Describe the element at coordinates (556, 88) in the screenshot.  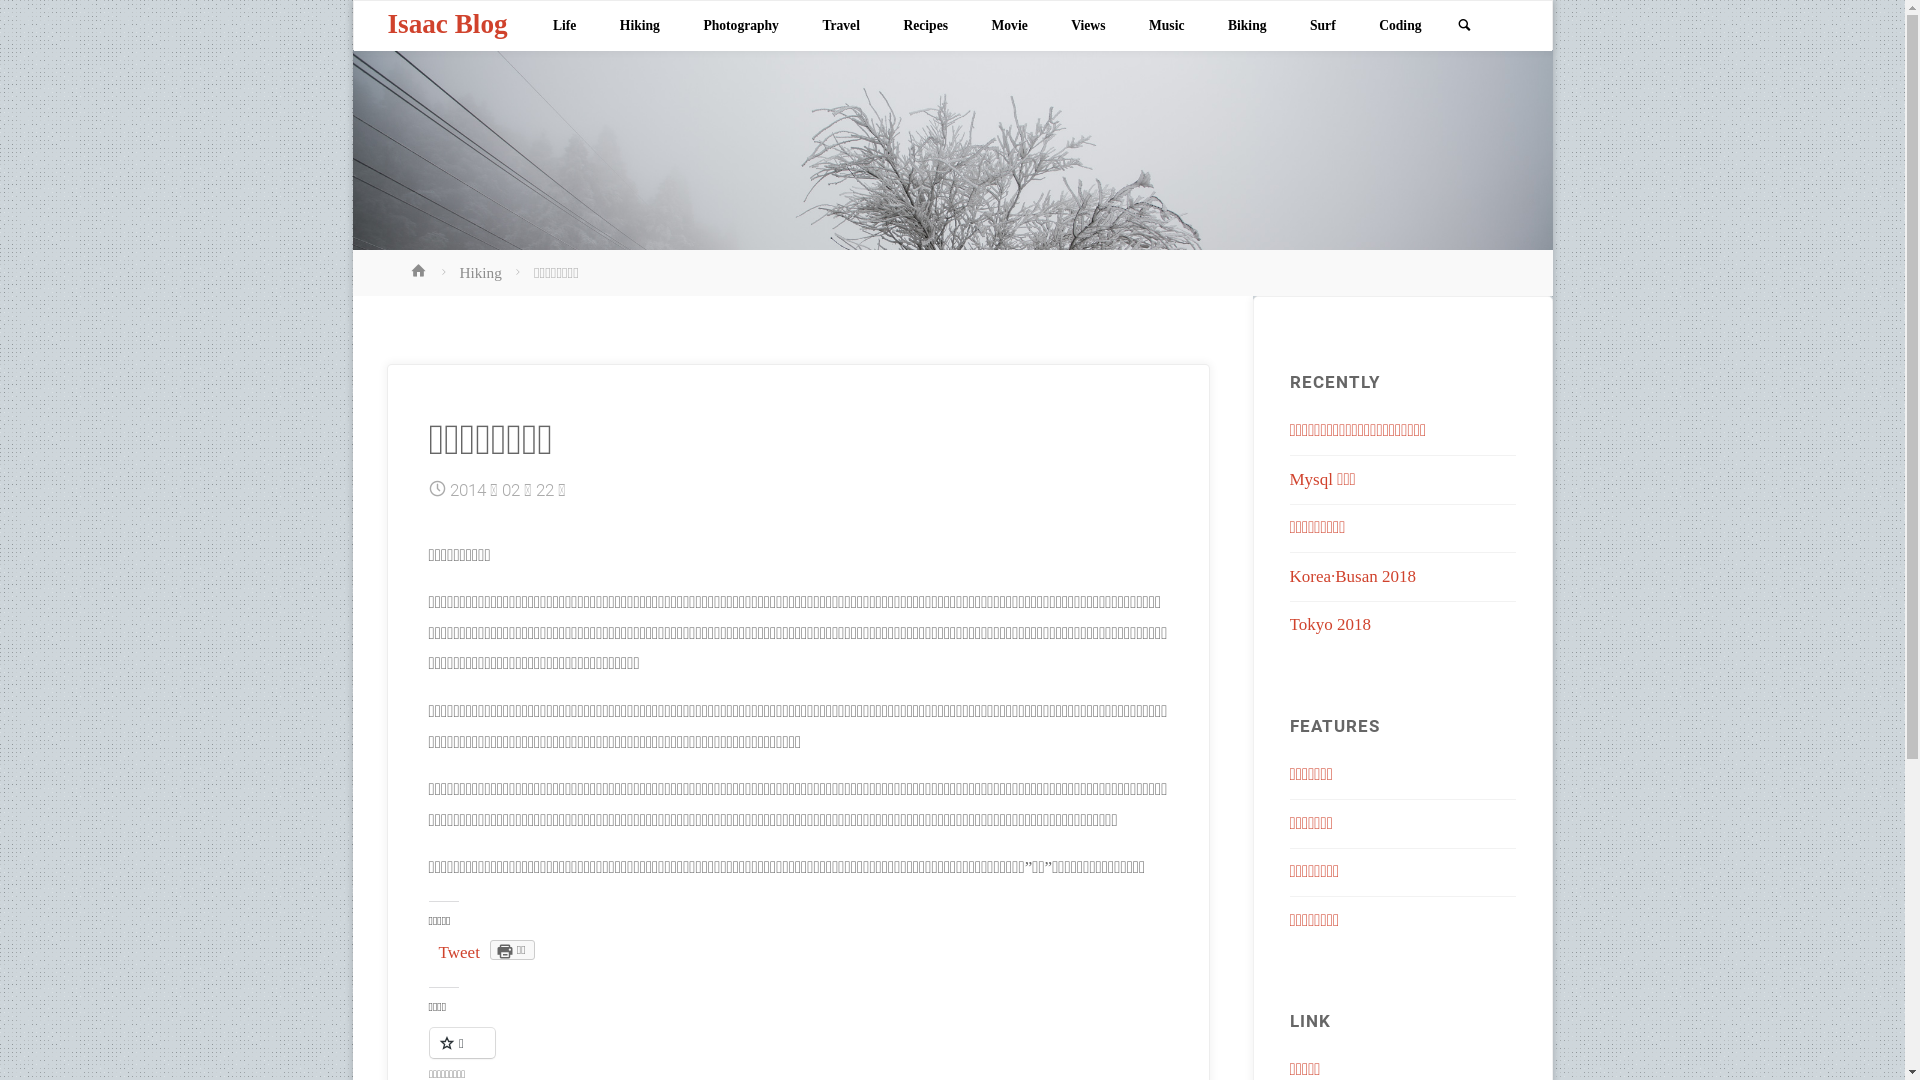
I see `'Skip to content'` at that location.